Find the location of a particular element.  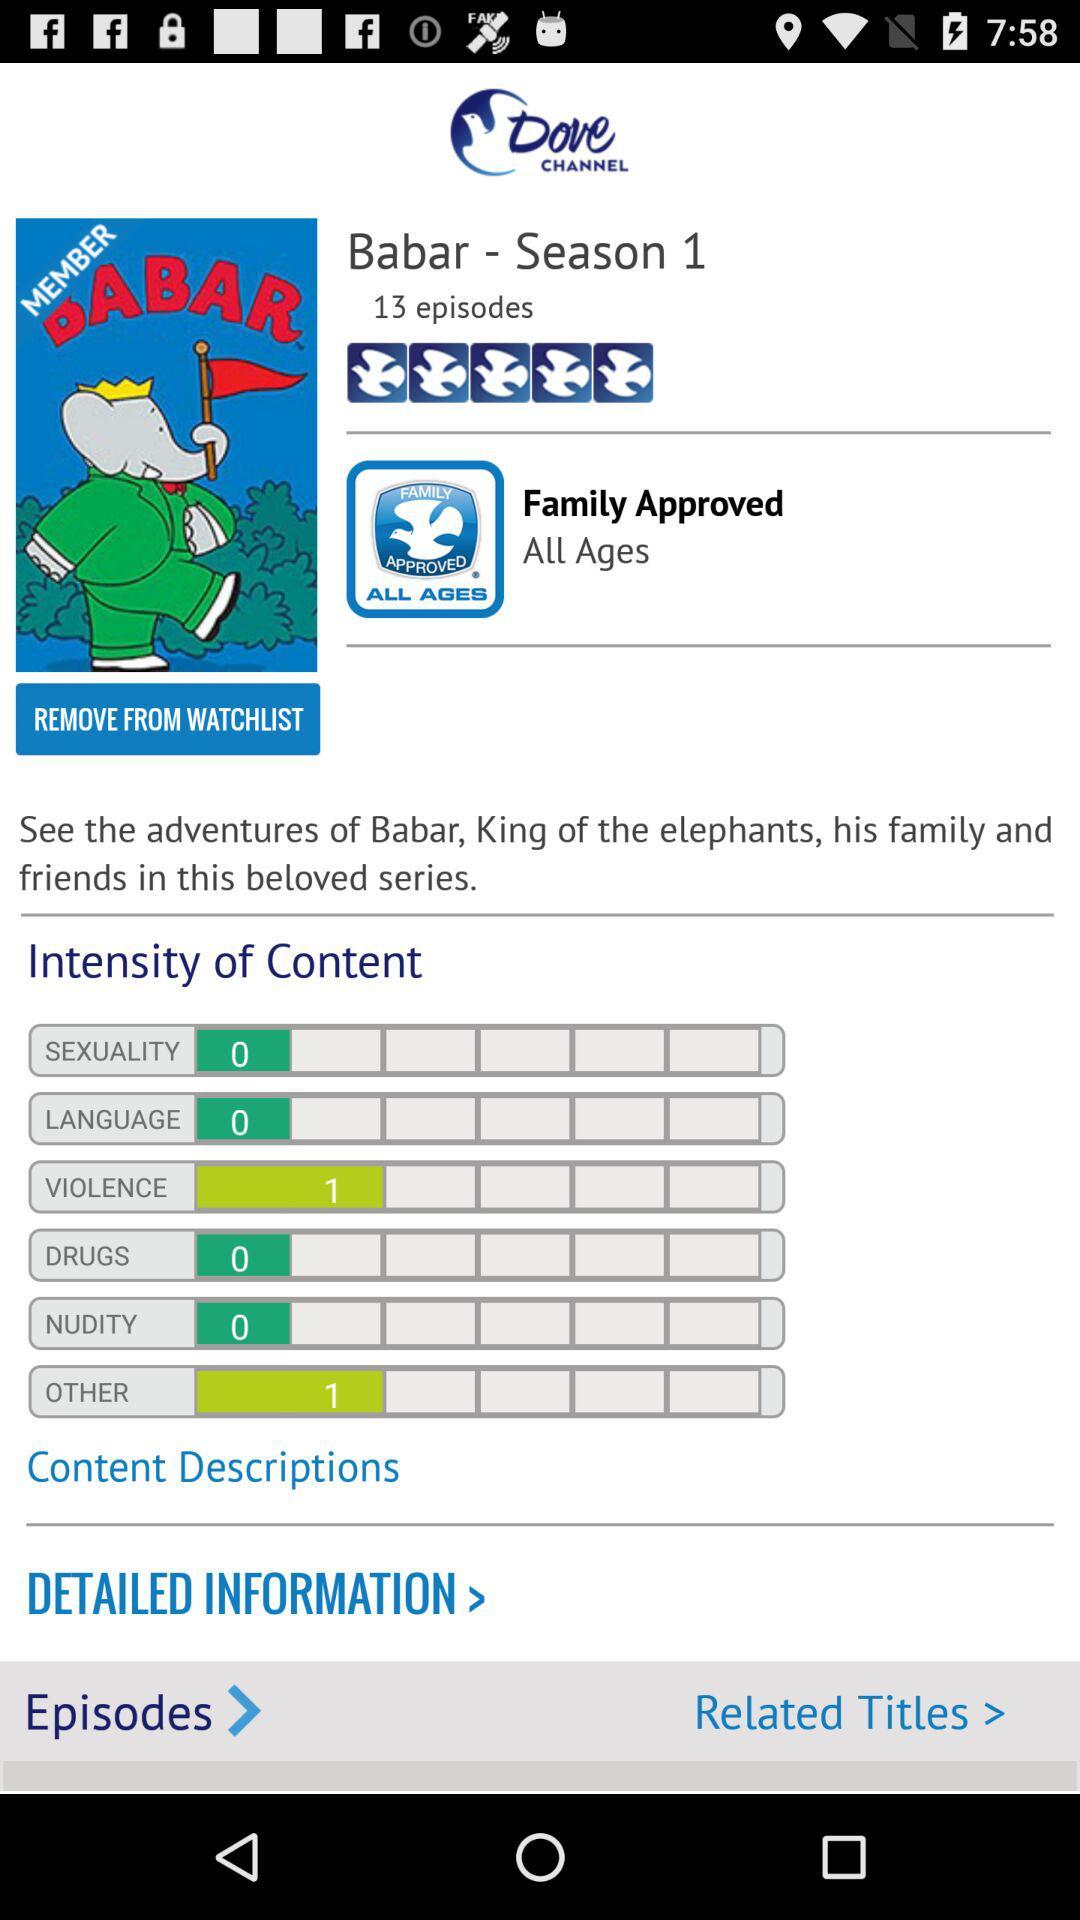

item above the see the adventures is located at coordinates (167, 719).